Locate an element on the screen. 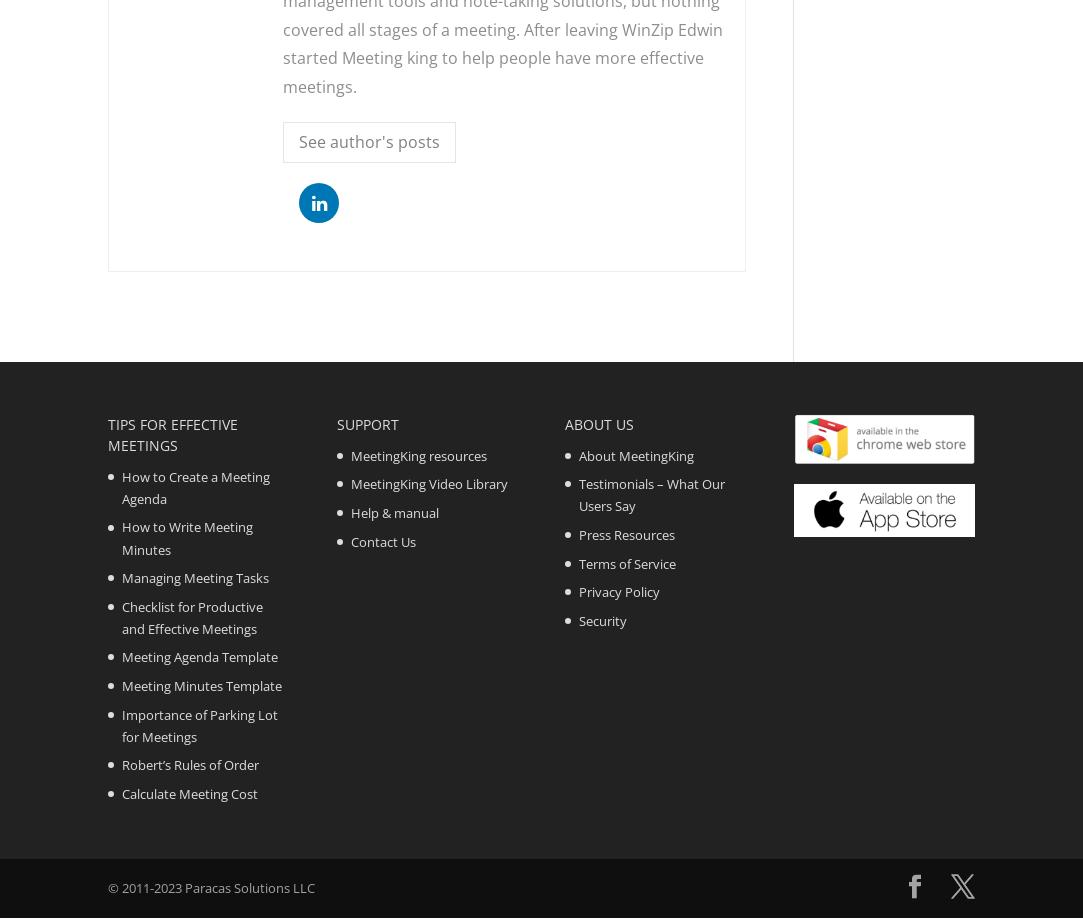  'Robert’s Rules of Order' is located at coordinates (189, 764).